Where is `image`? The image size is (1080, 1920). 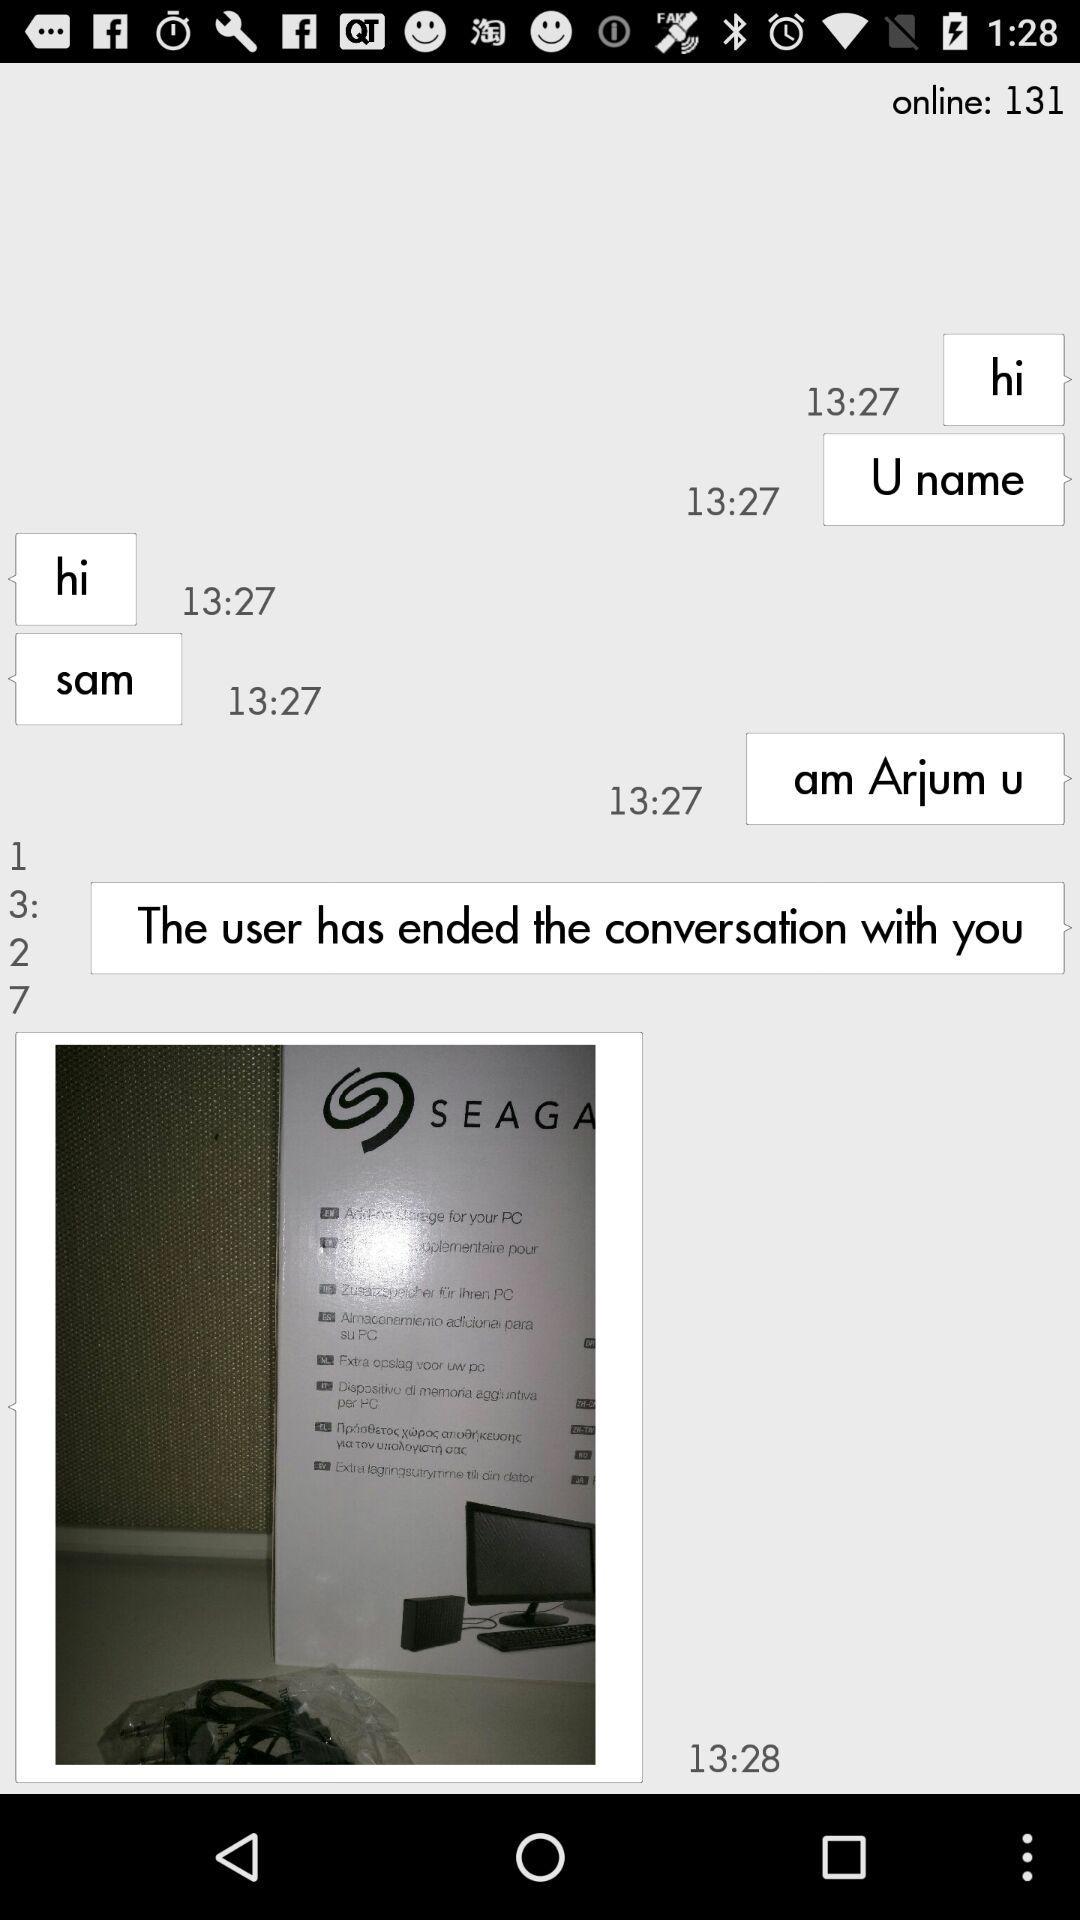 image is located at coordinates (324, 1403).